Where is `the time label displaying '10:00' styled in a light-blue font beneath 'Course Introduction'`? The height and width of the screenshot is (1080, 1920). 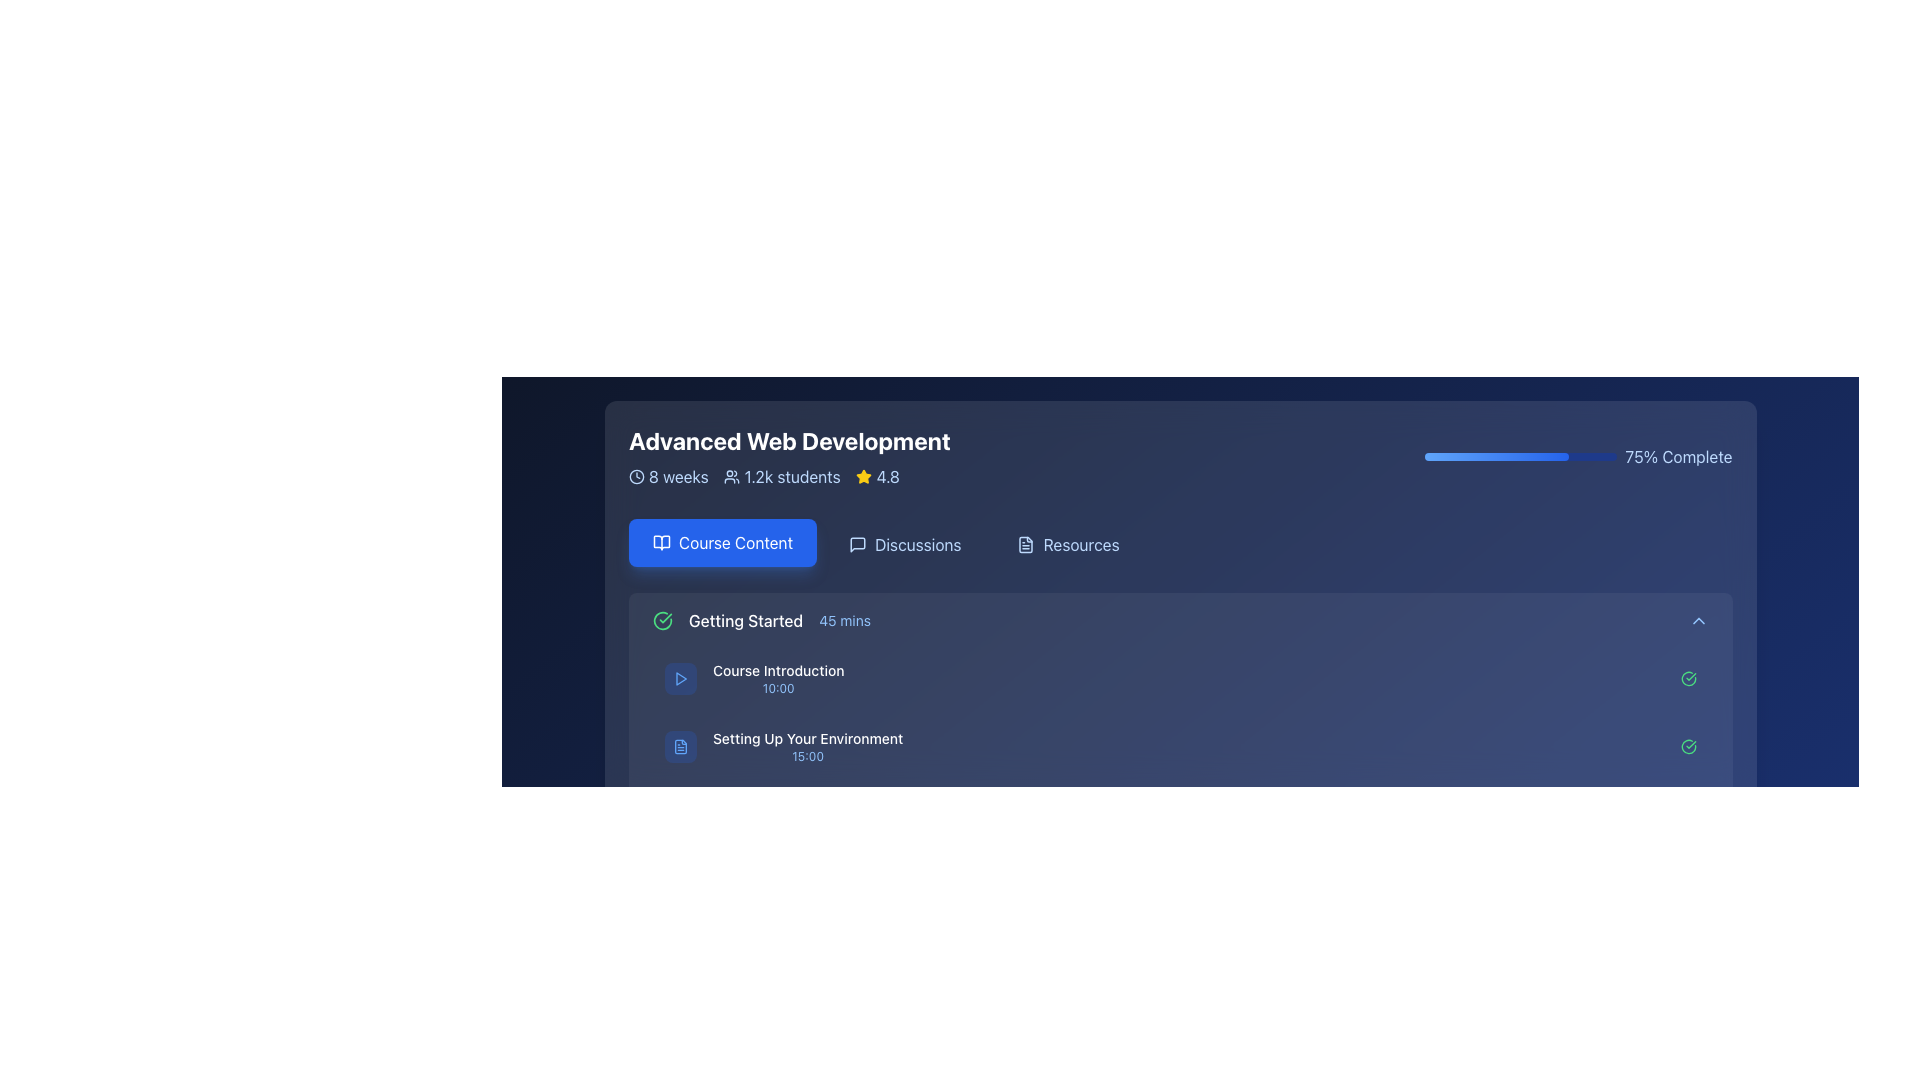 the time label displaying '10:00' styled in a light-blue font beneath 'Course Introduction' is located at coordinates (777, 688).